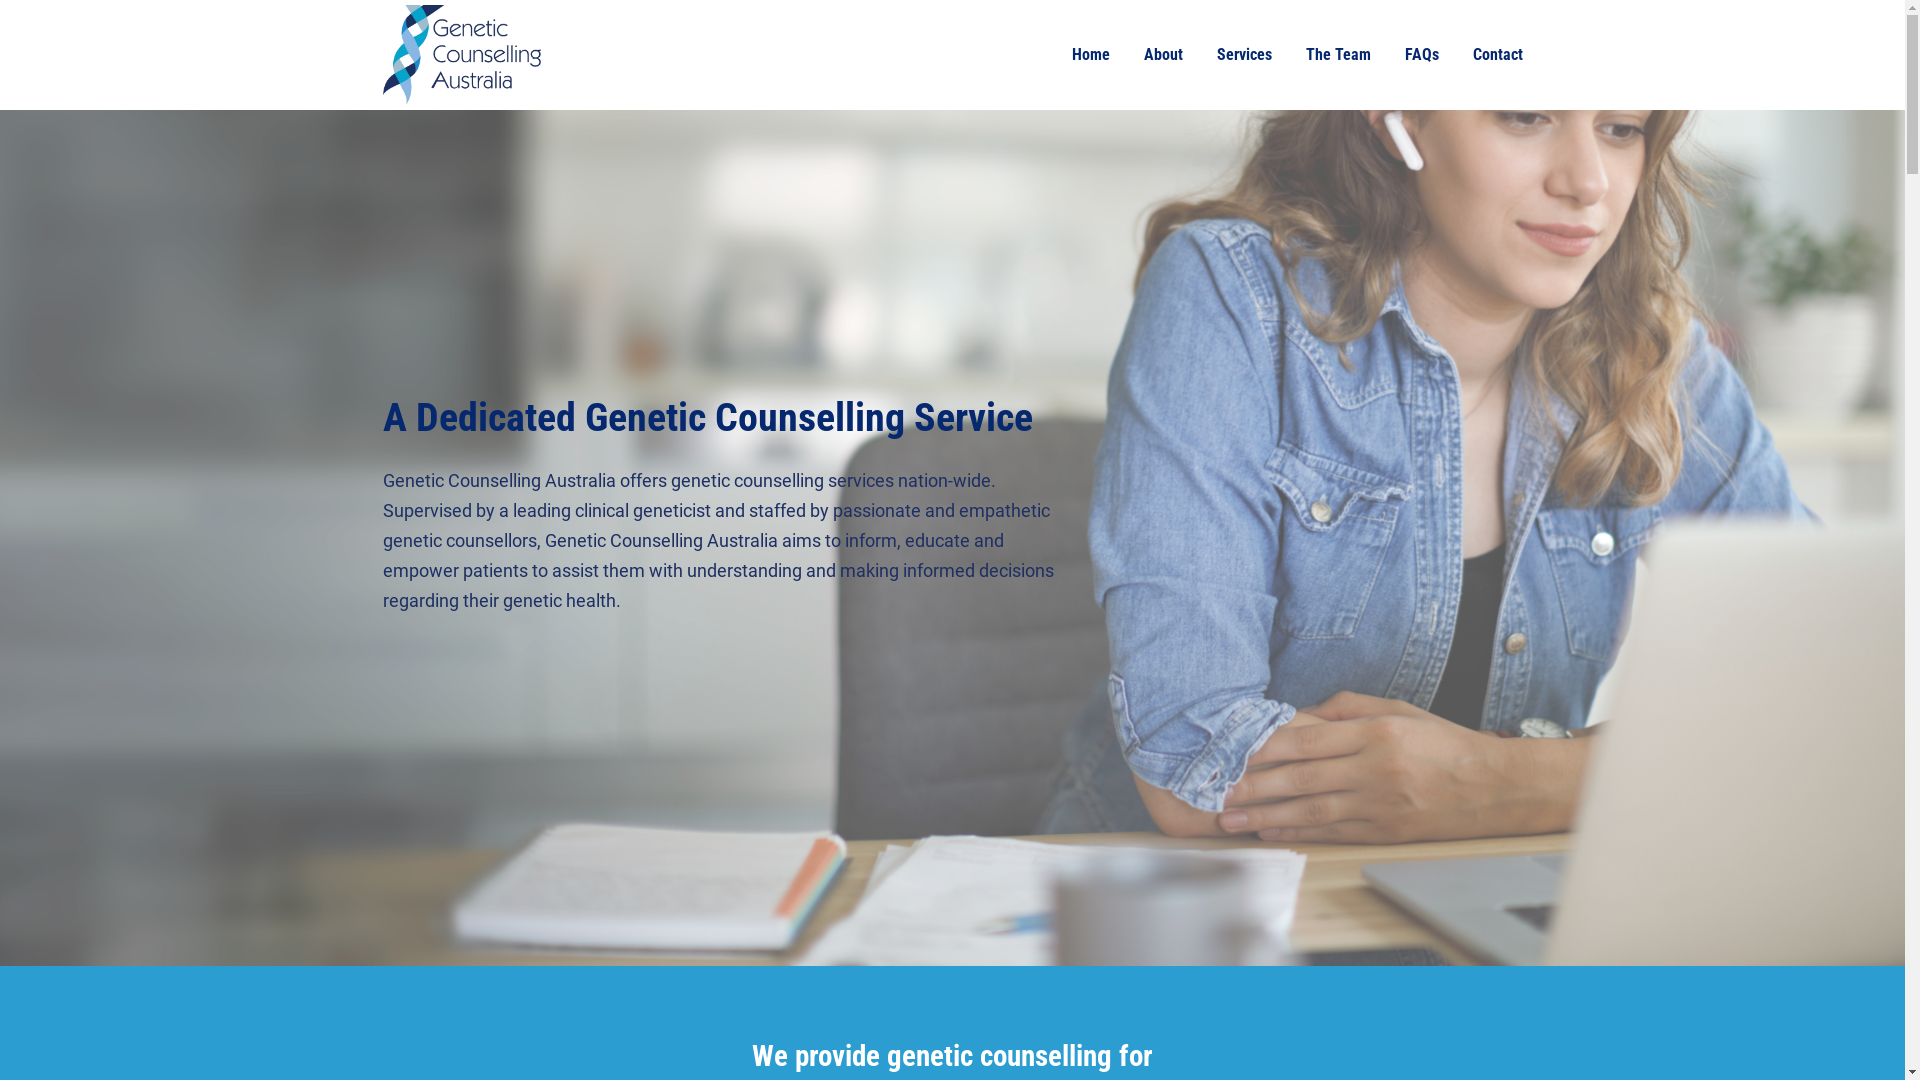 The image size is (1920, 1080). What do you see at coordinates (1163, 53) in the screenshot?
I see `'About'` at bounding box center [1163, 53].